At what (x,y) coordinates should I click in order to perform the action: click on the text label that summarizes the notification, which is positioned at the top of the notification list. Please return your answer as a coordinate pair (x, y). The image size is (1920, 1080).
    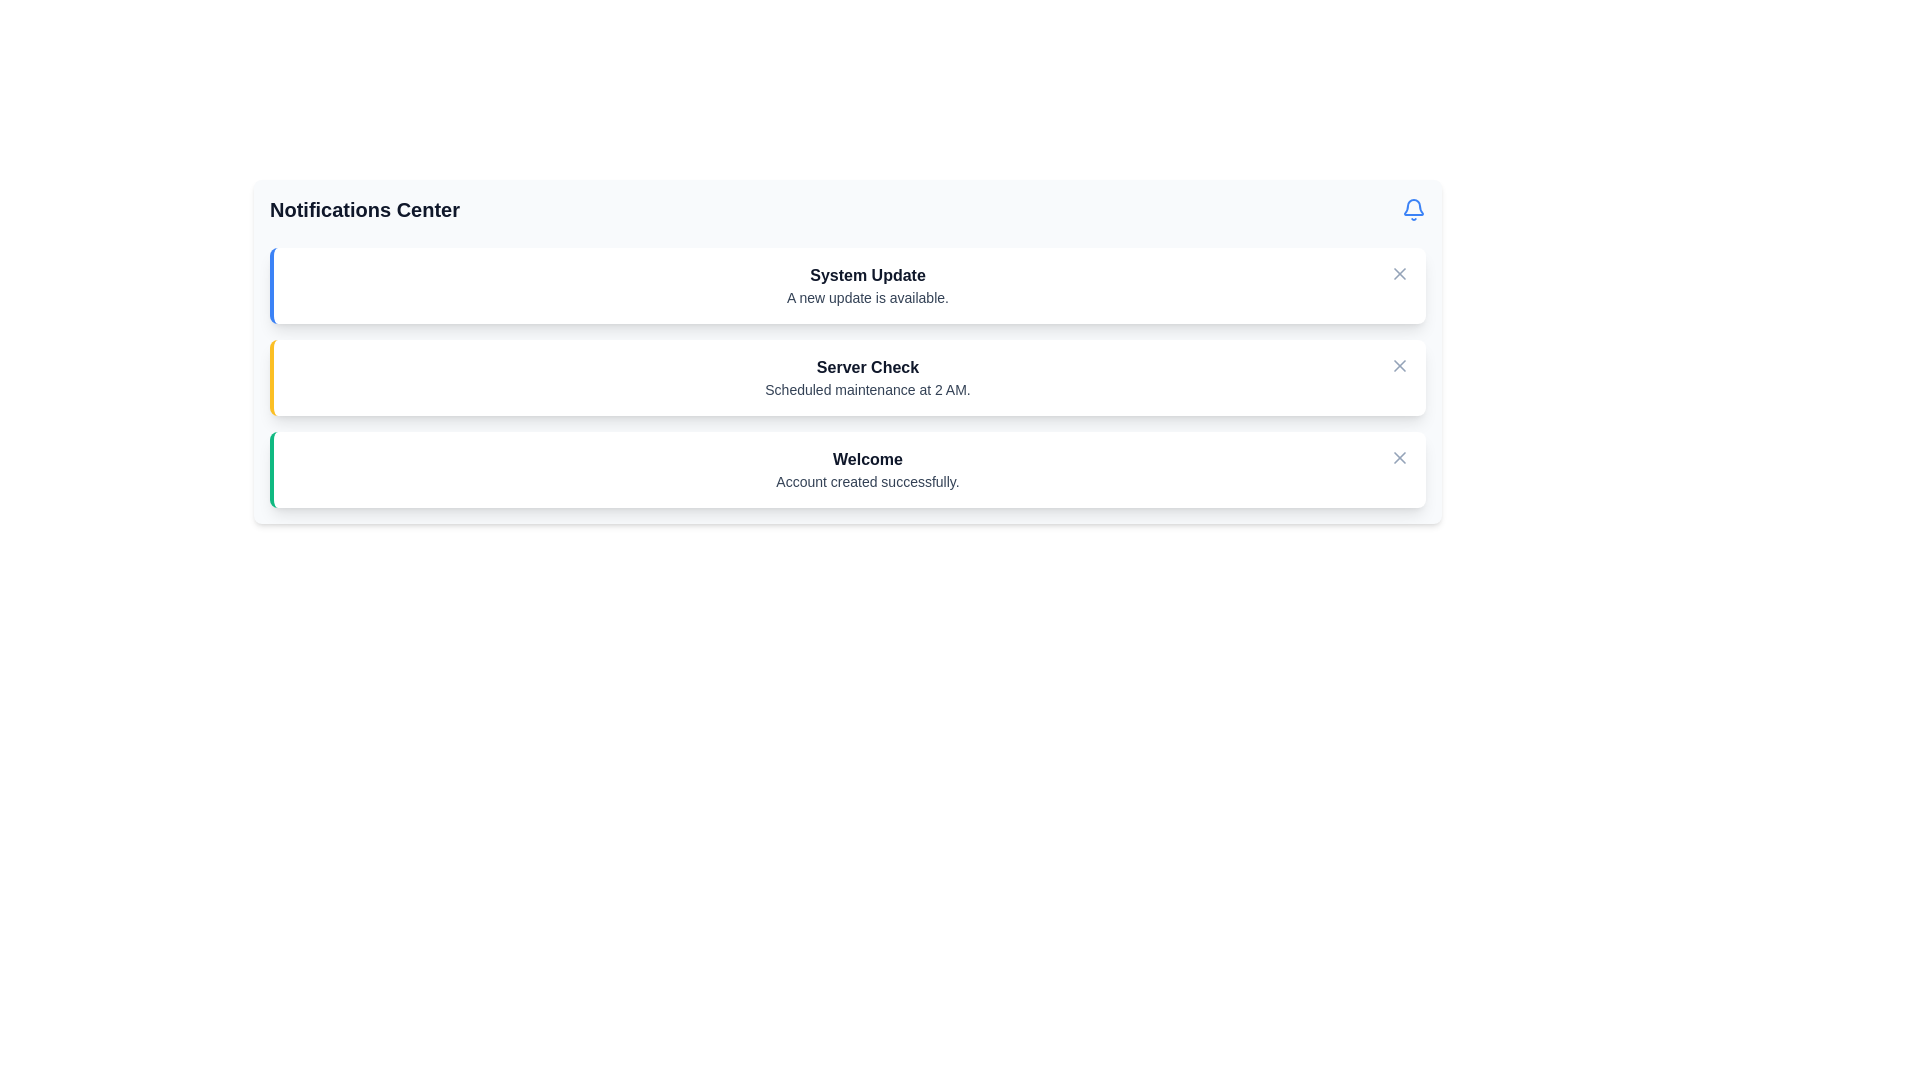
    Looking at the image, I should click on (868, 276).